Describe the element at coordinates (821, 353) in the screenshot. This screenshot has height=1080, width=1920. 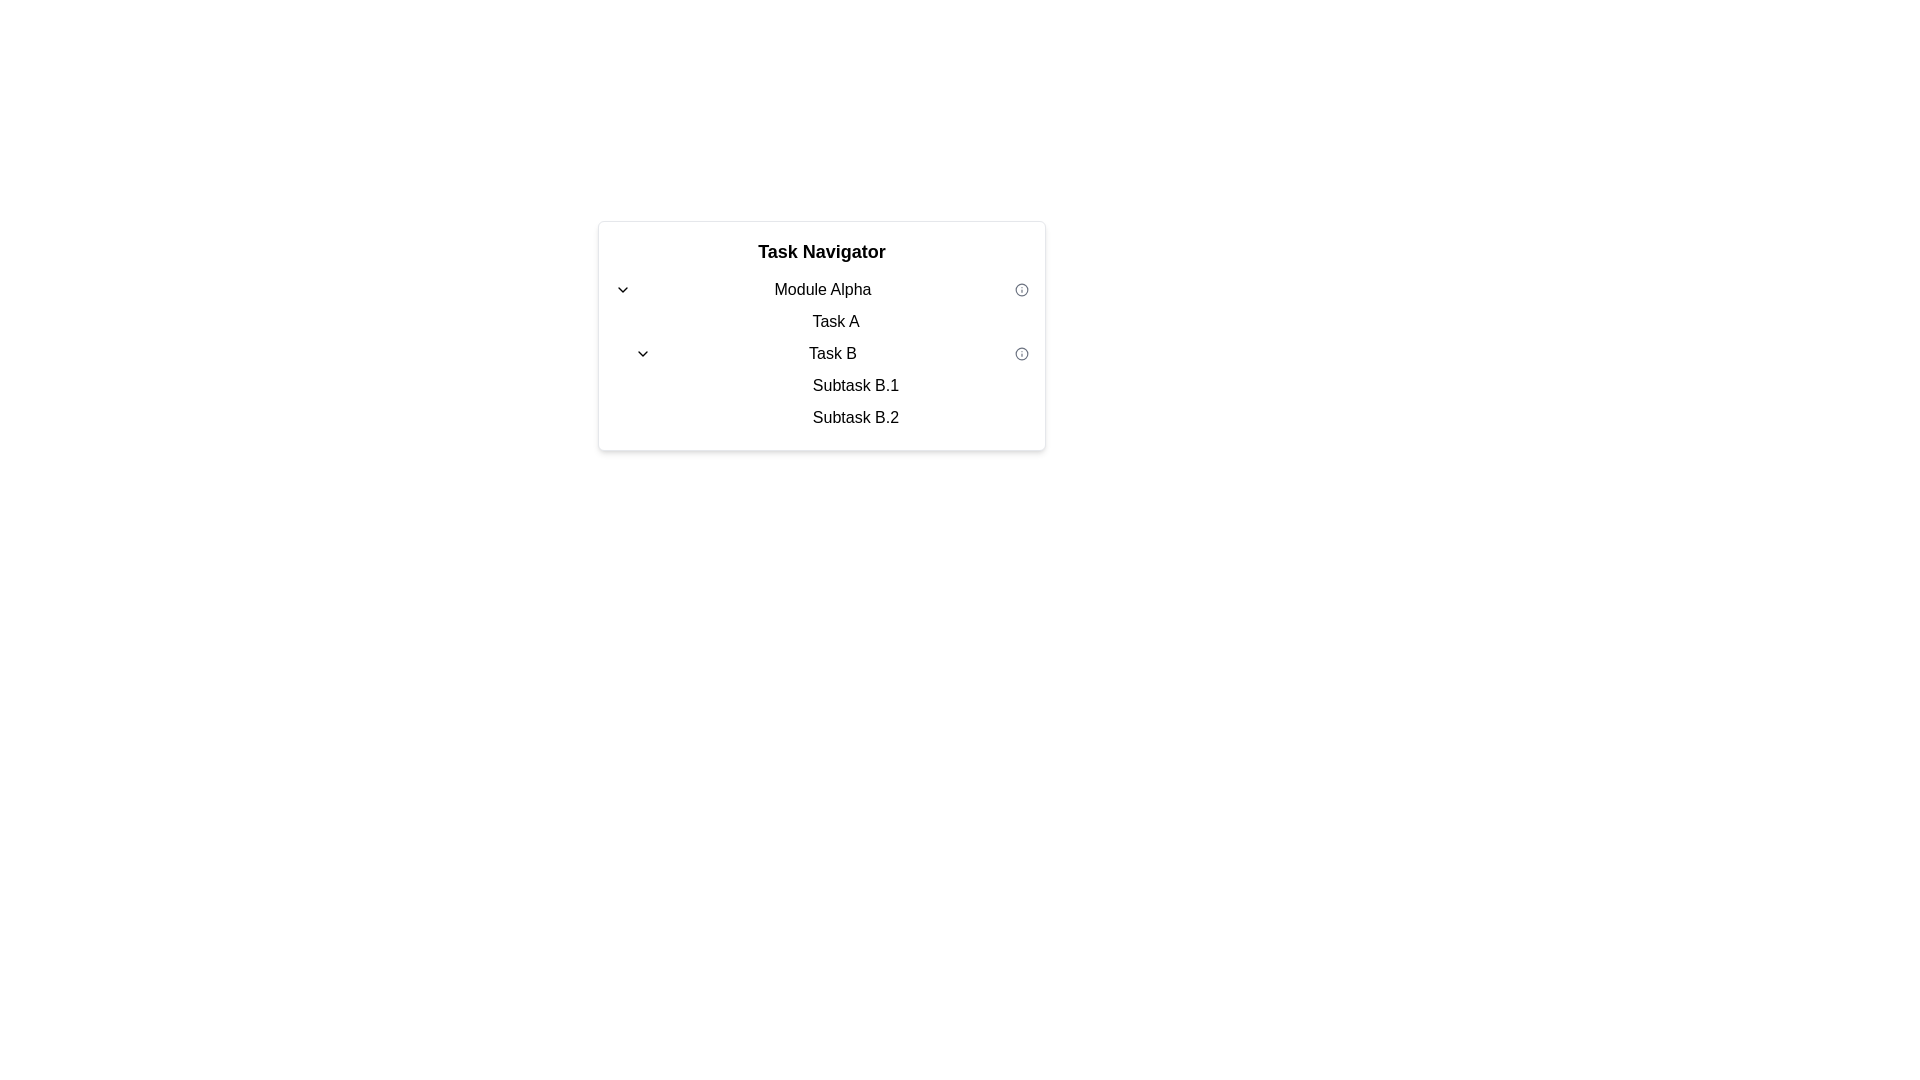
I see `the Collapsible List Header labeled 'Task B'` at that location.